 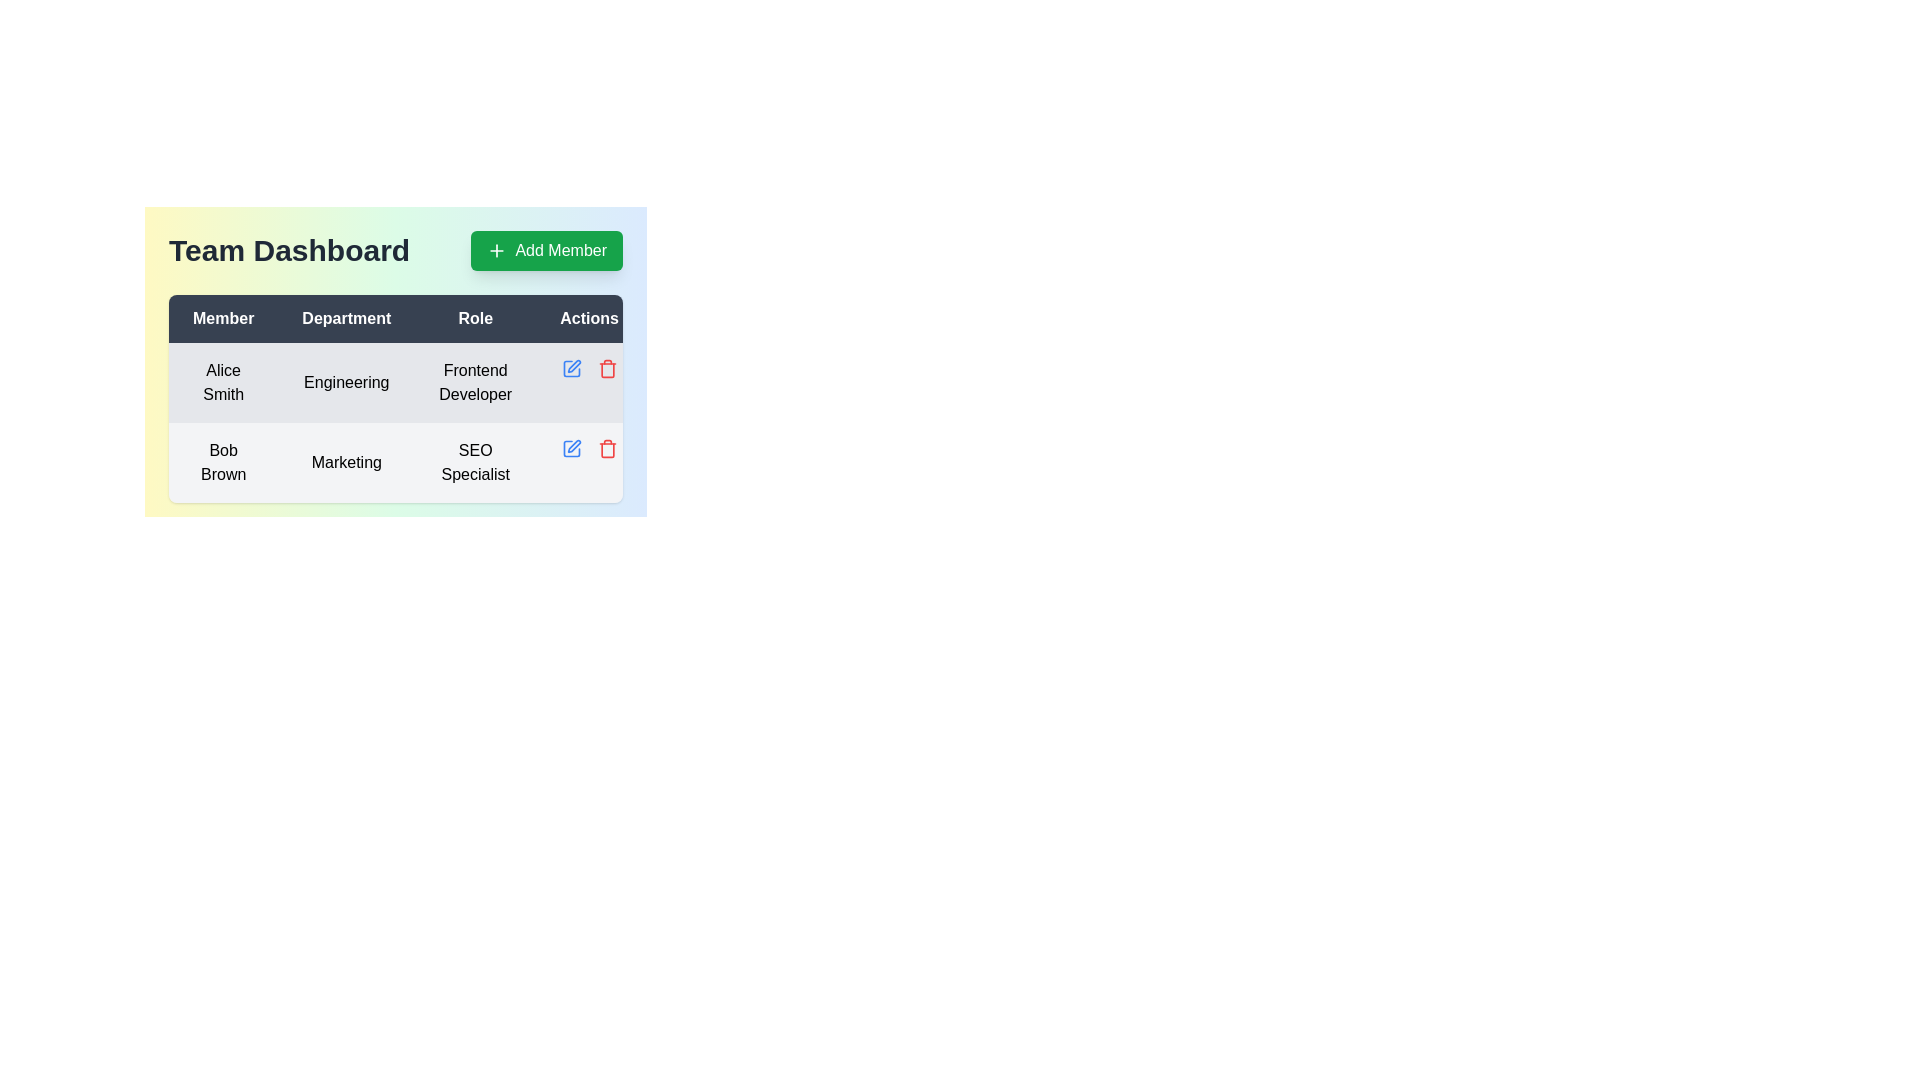 I want to click on the action control group icons for 'Alice Smith', so click(x=588, y=369).